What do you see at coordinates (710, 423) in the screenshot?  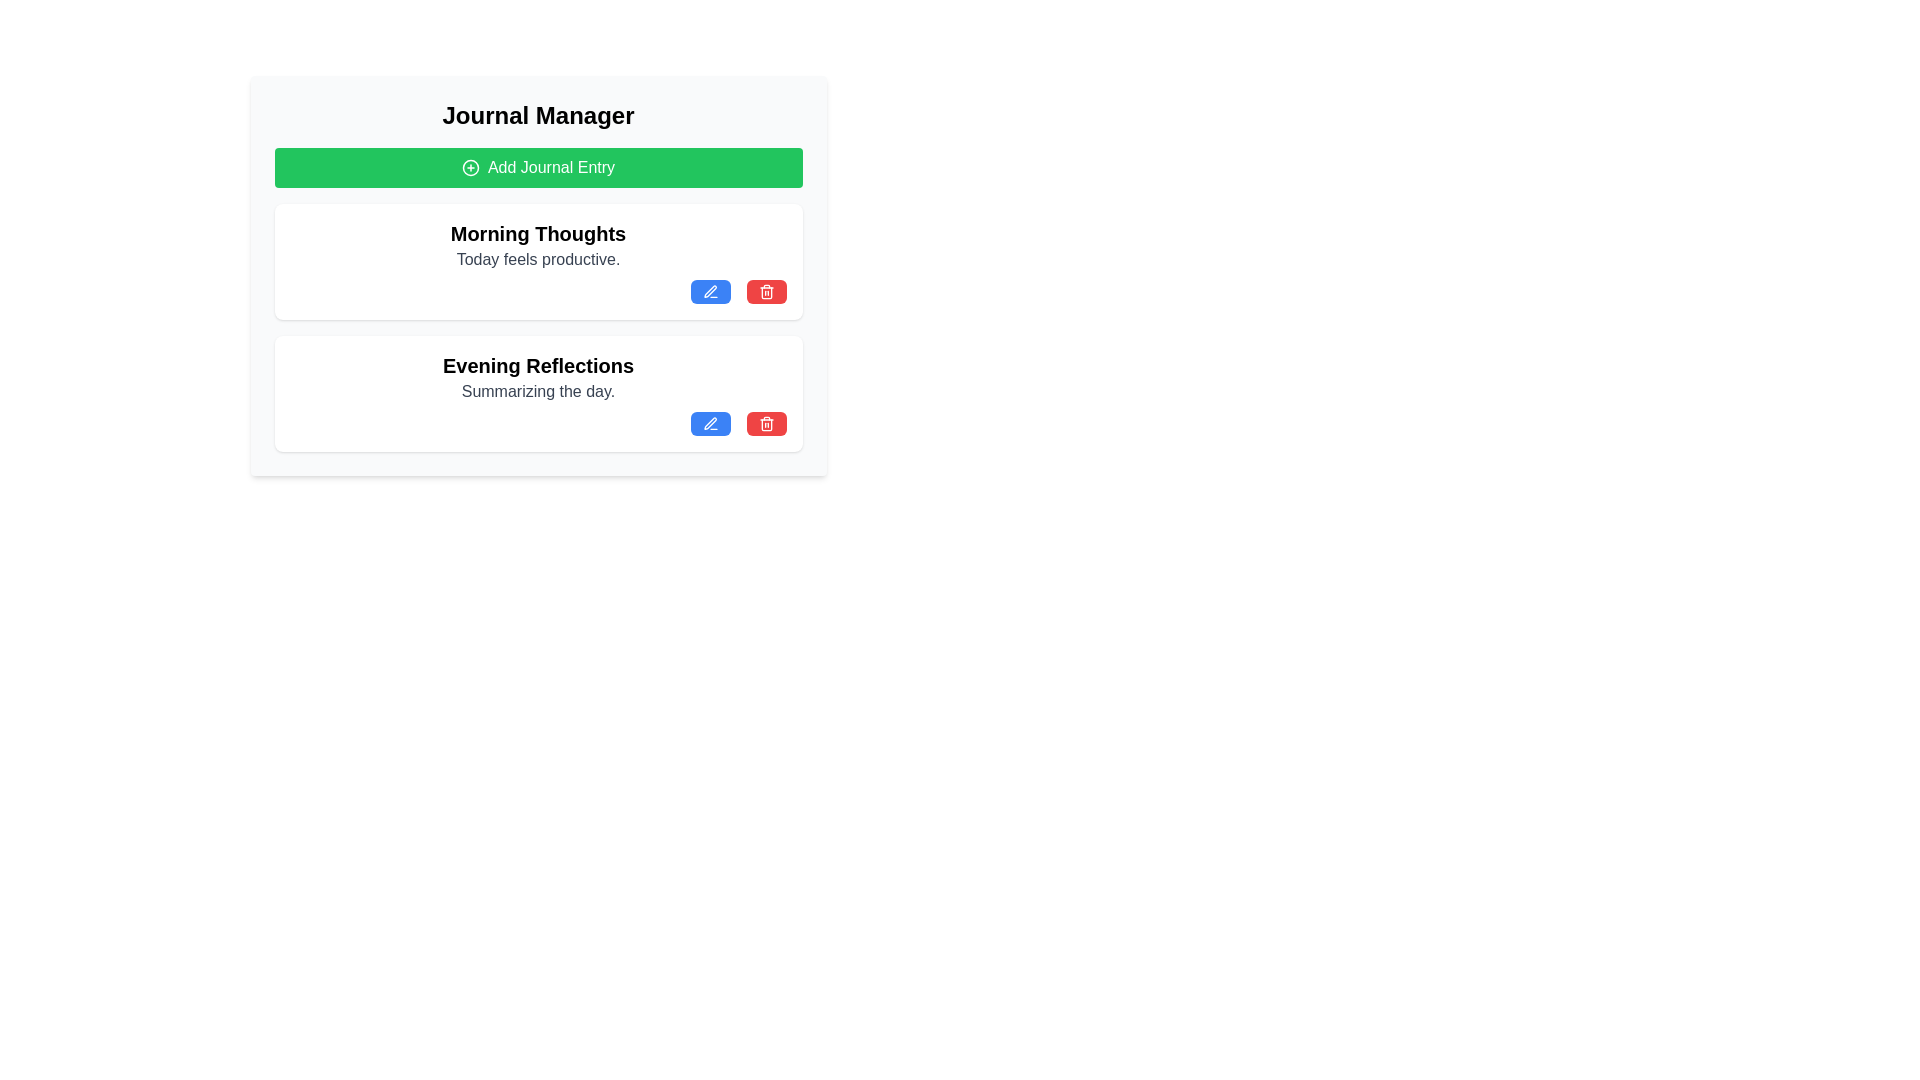 I see `the interactive button on the right side of the 'Evening Reflections' section to initiate the edit action` at bounding box center [710, 423].